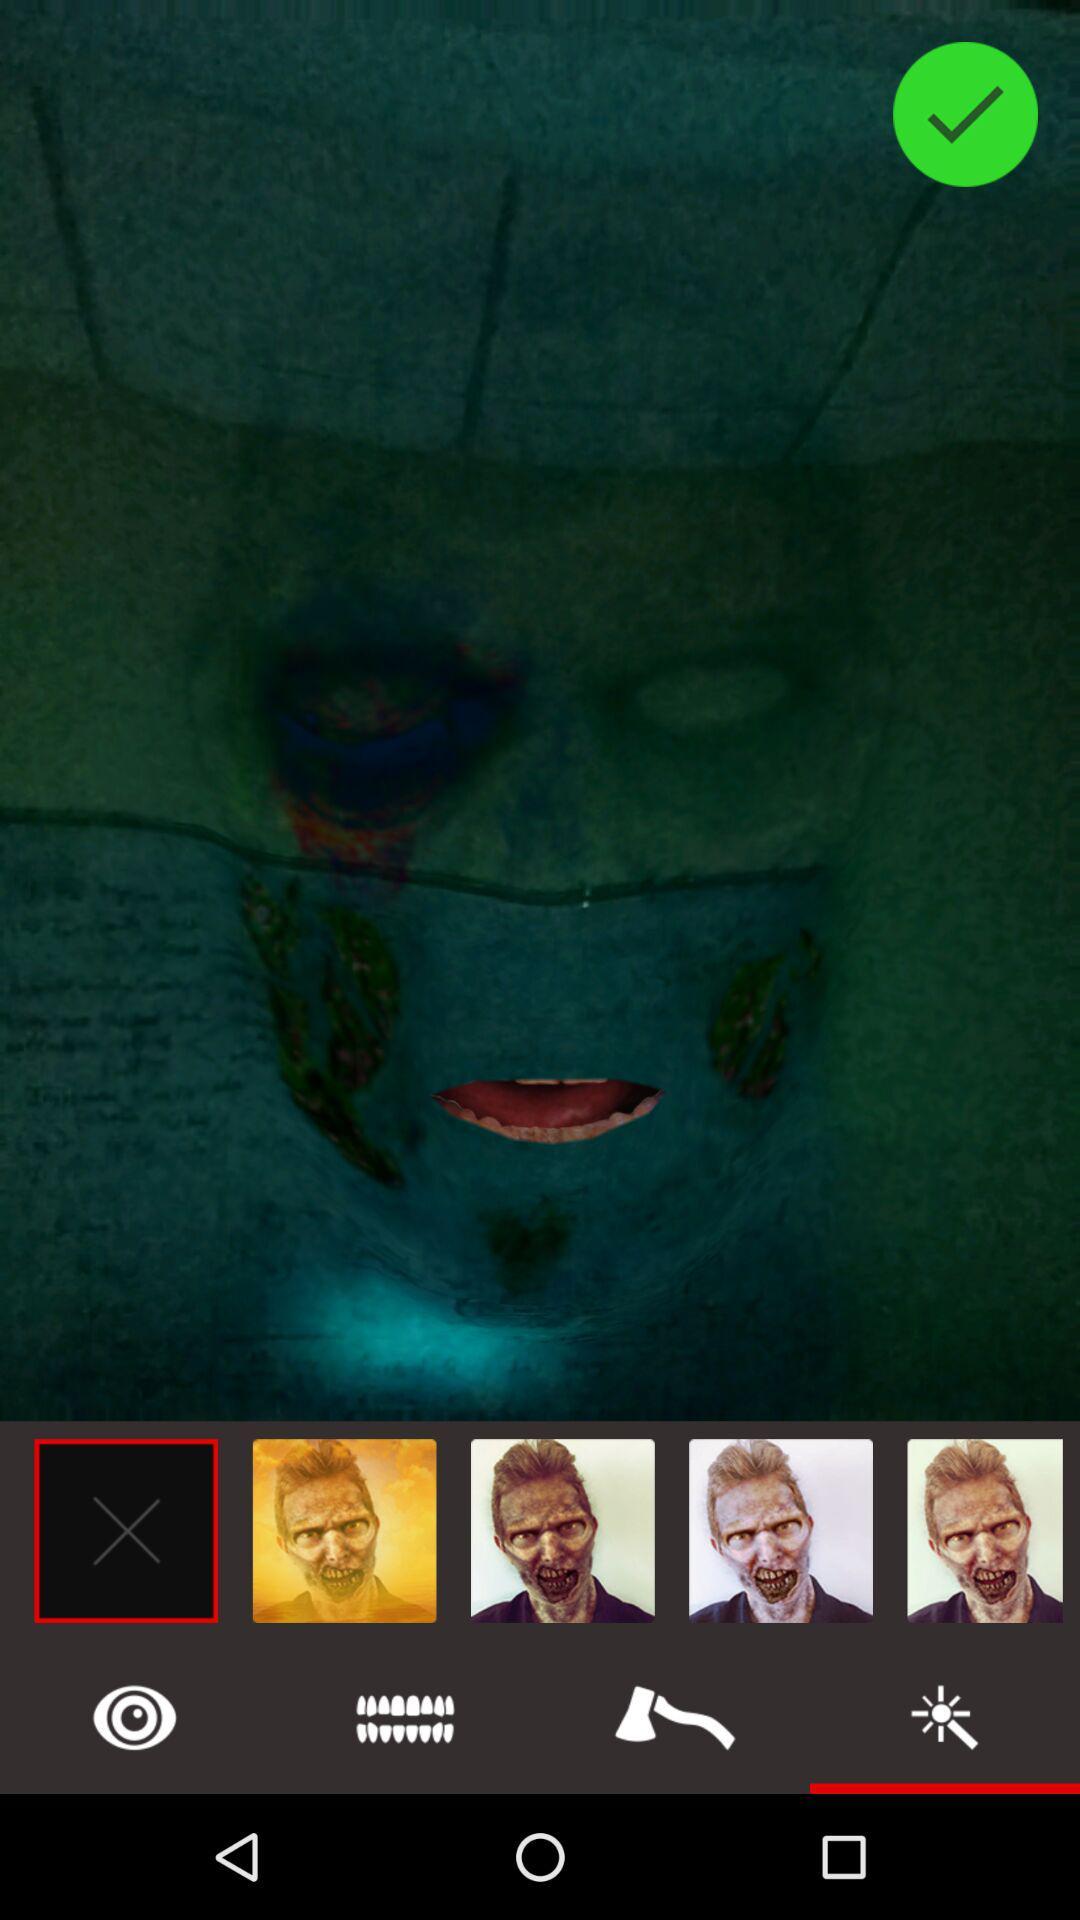 Image resolution: width=1080 pixels, height=1920 pixels. What do you see at coordinates (964, 113) in the screenshot?
I see `the check icon` at bounding box center [964, 113].